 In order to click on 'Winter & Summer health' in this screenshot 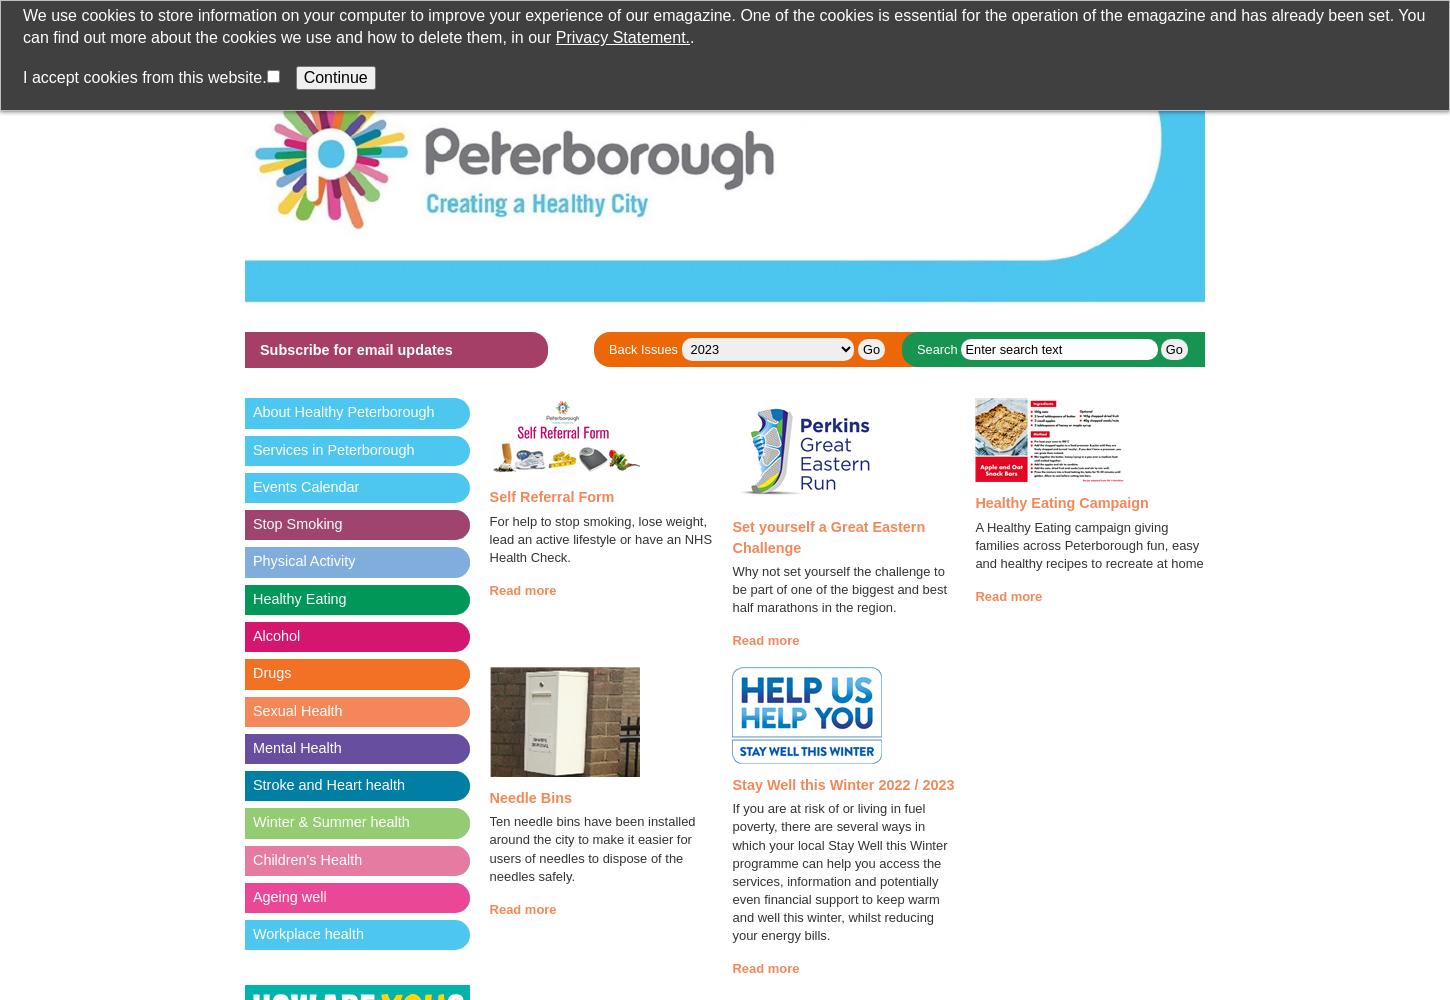, I will do `click(331, 821)`.